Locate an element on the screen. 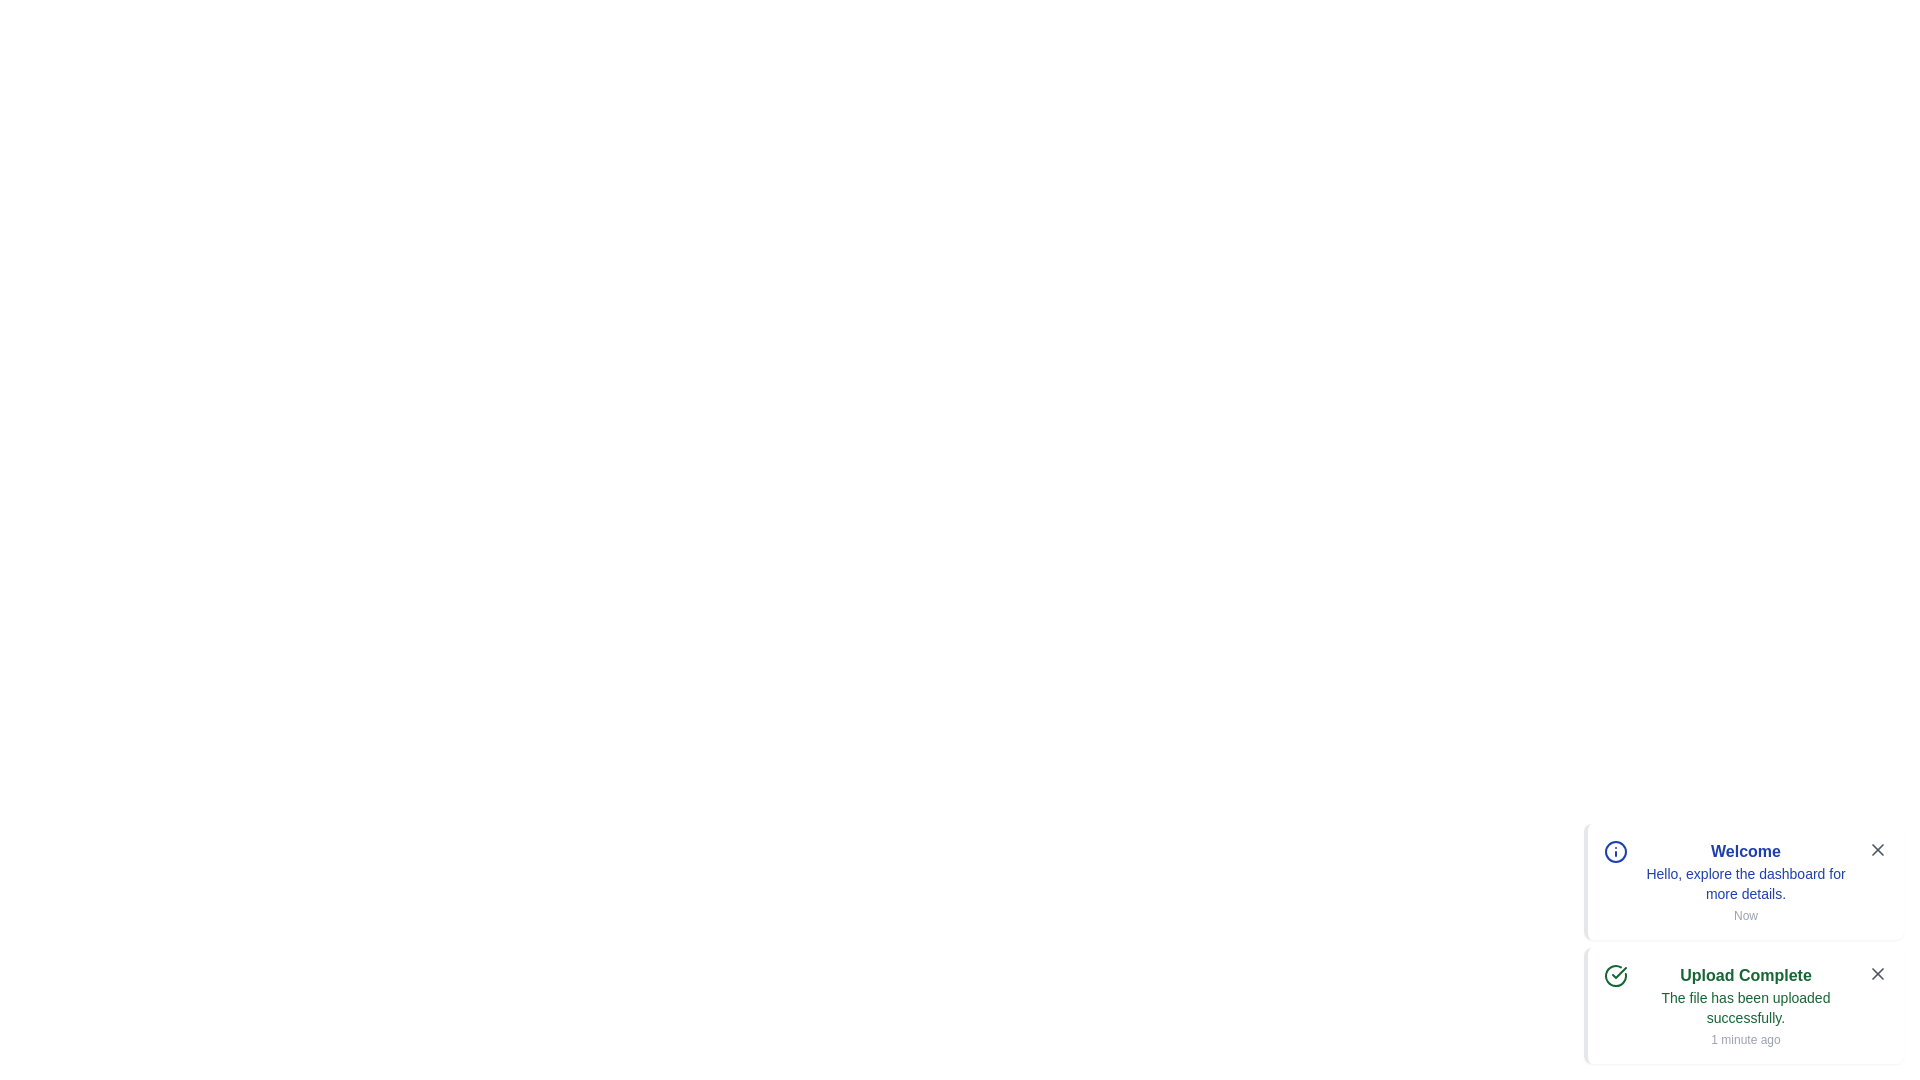  the notification identified by Welcome is located at coordinates (1742, 881).